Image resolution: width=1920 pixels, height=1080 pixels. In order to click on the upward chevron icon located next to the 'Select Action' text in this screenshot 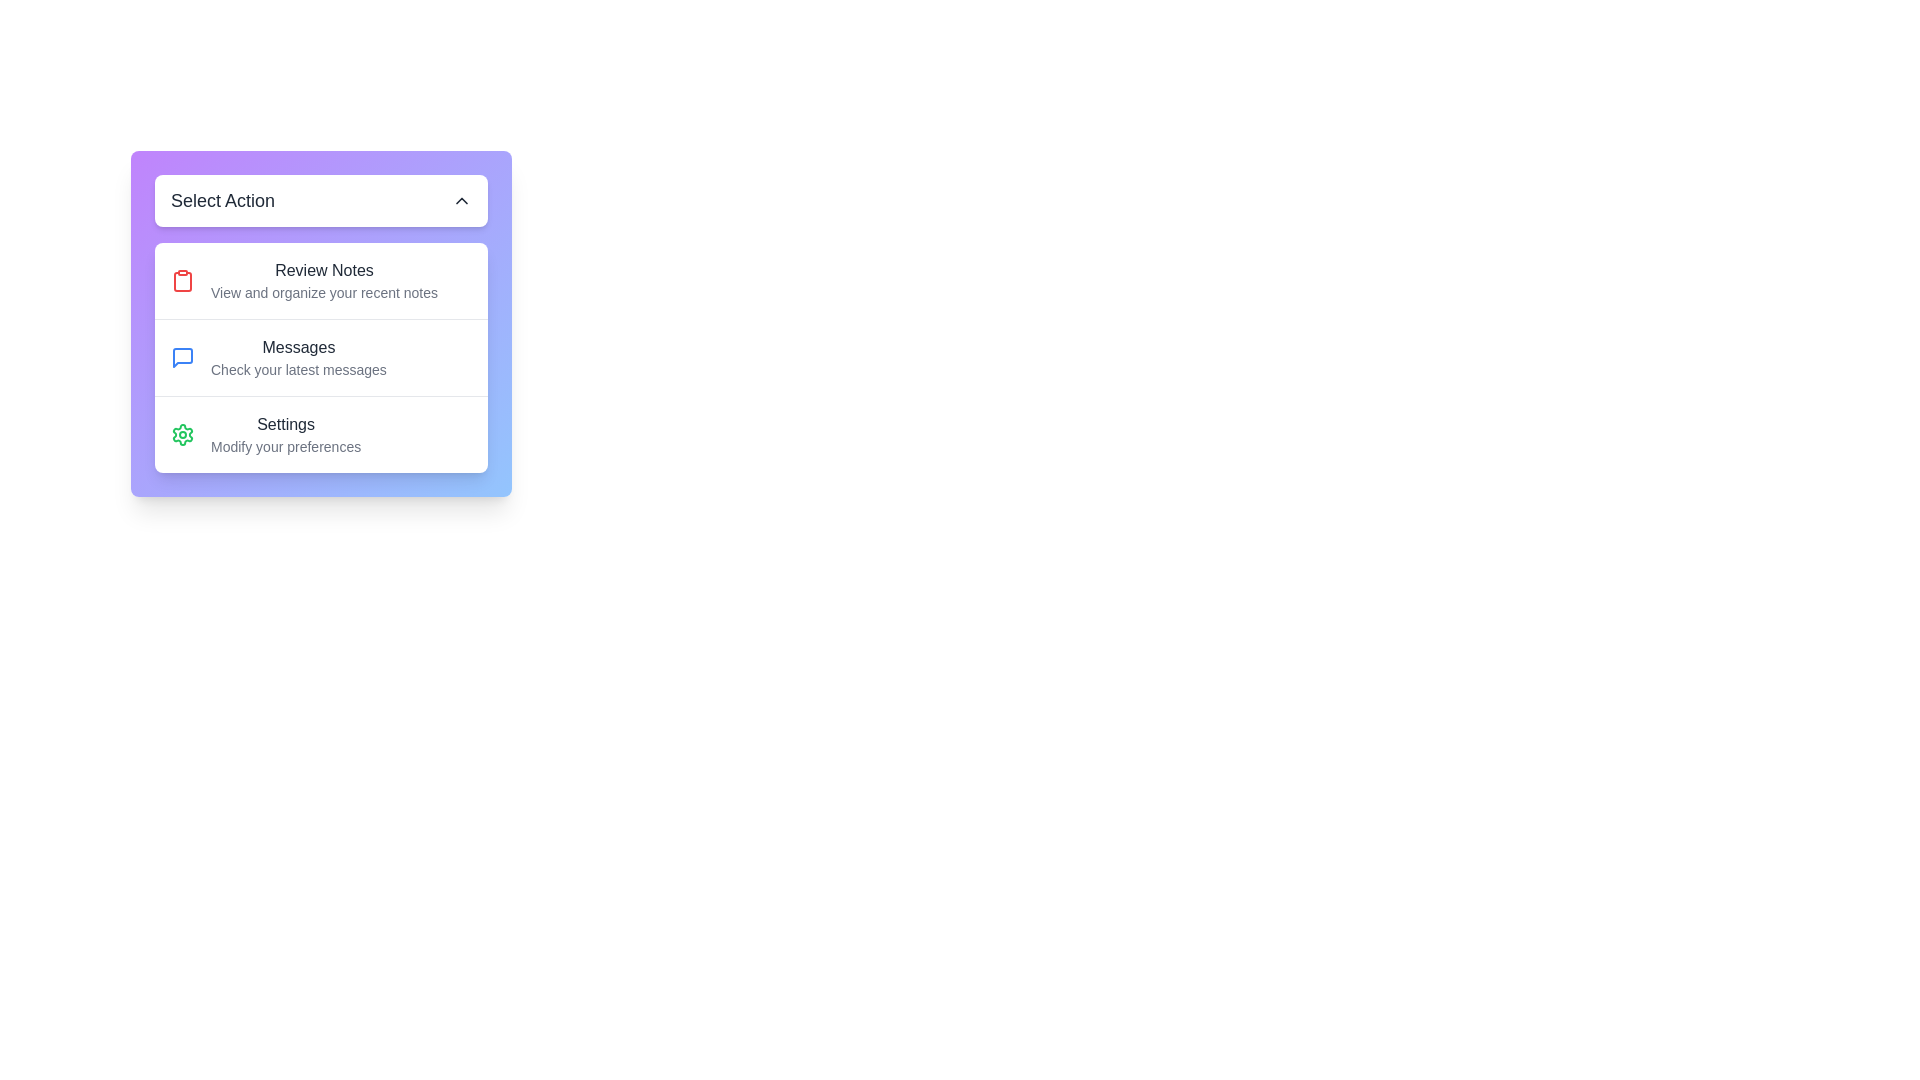, I will do `click(460, 200)`.